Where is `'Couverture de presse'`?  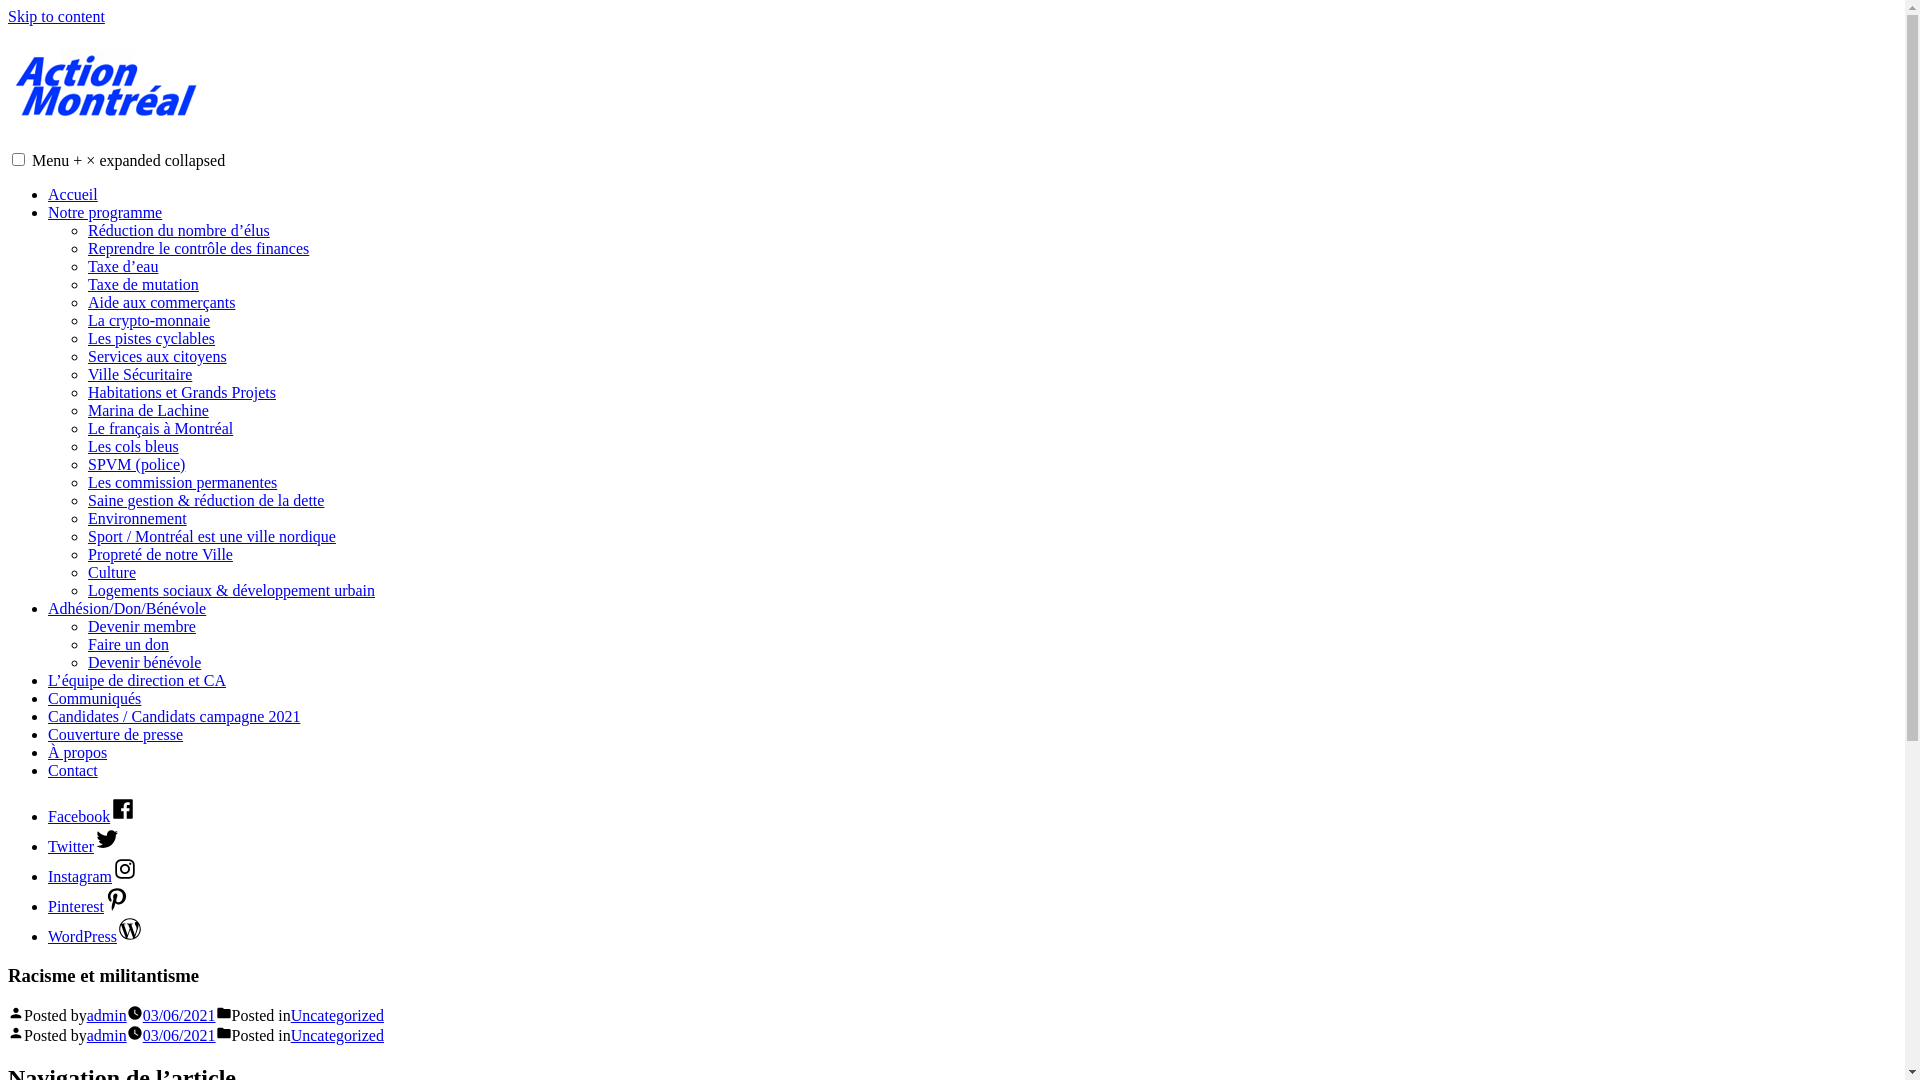
'Couverture de presse' is located at coordinates (114, 734).